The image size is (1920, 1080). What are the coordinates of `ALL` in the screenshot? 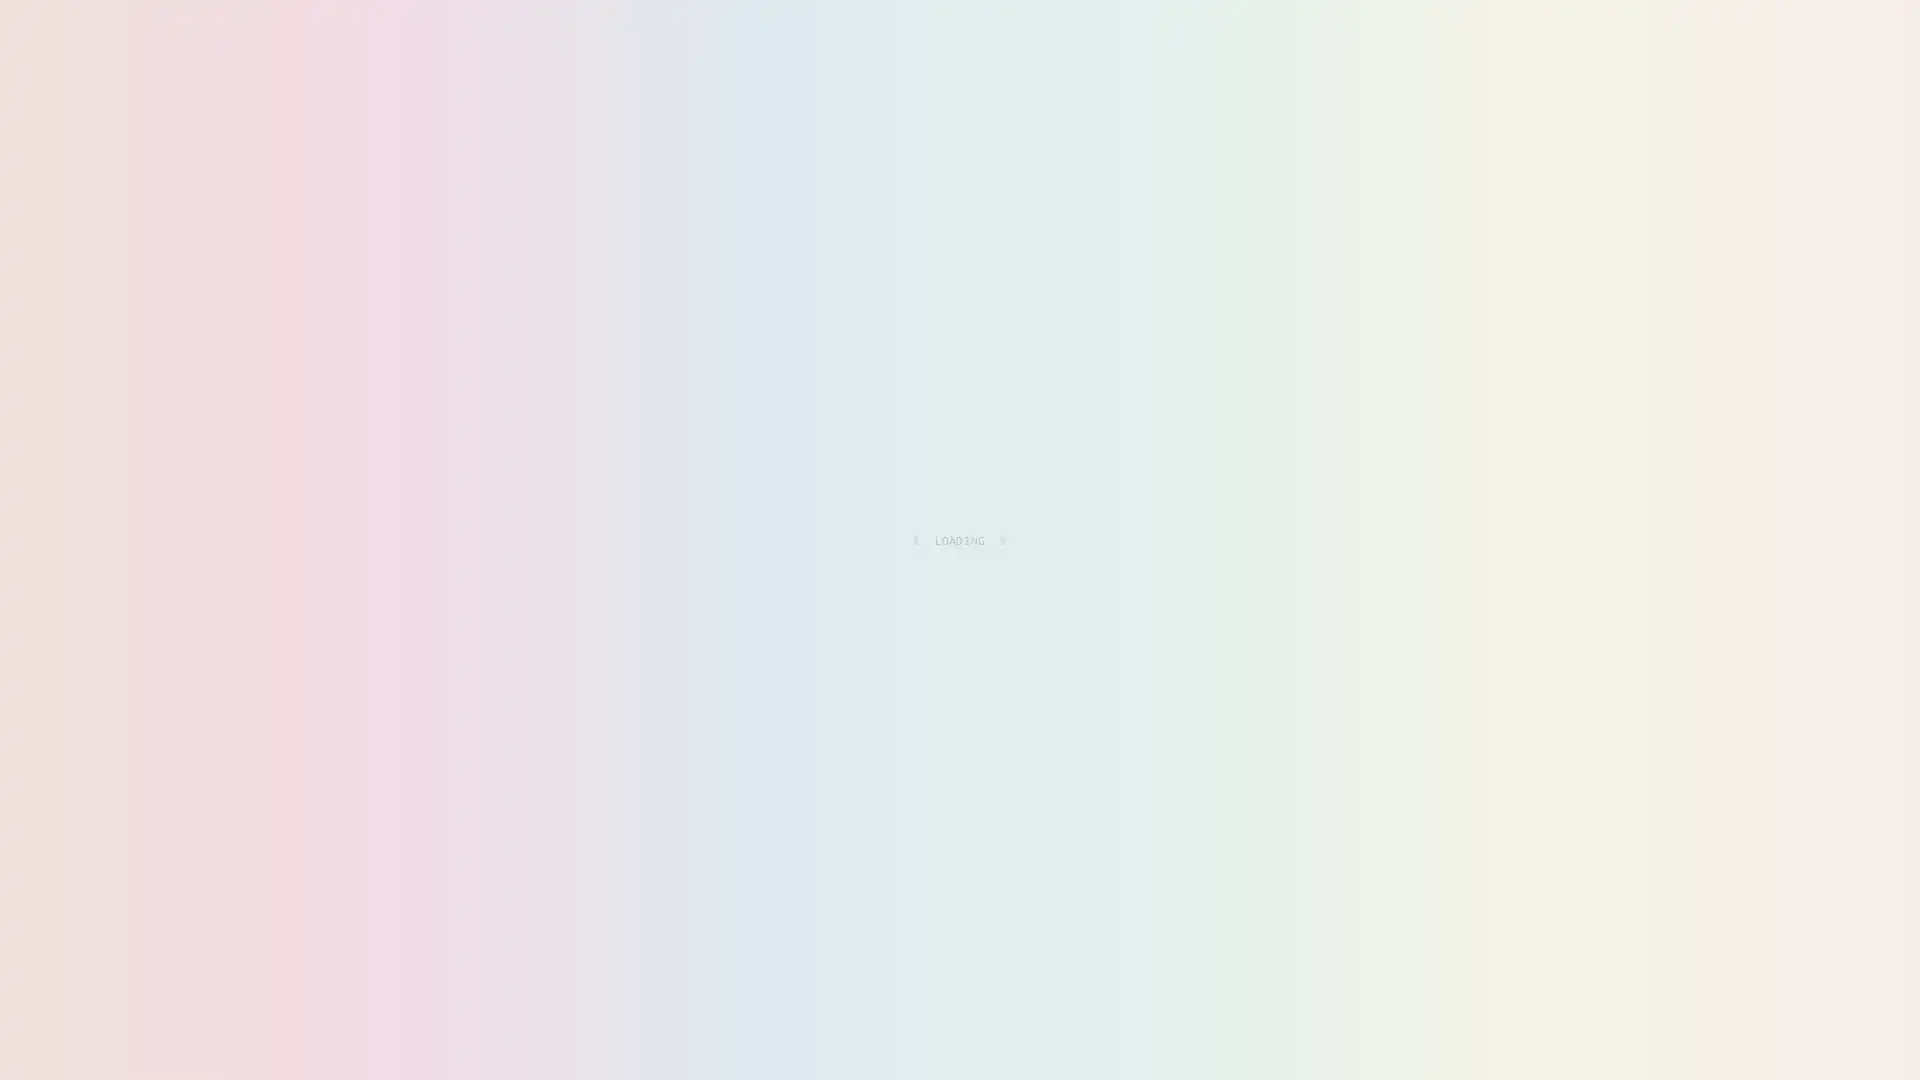 It's located at (236, 201).